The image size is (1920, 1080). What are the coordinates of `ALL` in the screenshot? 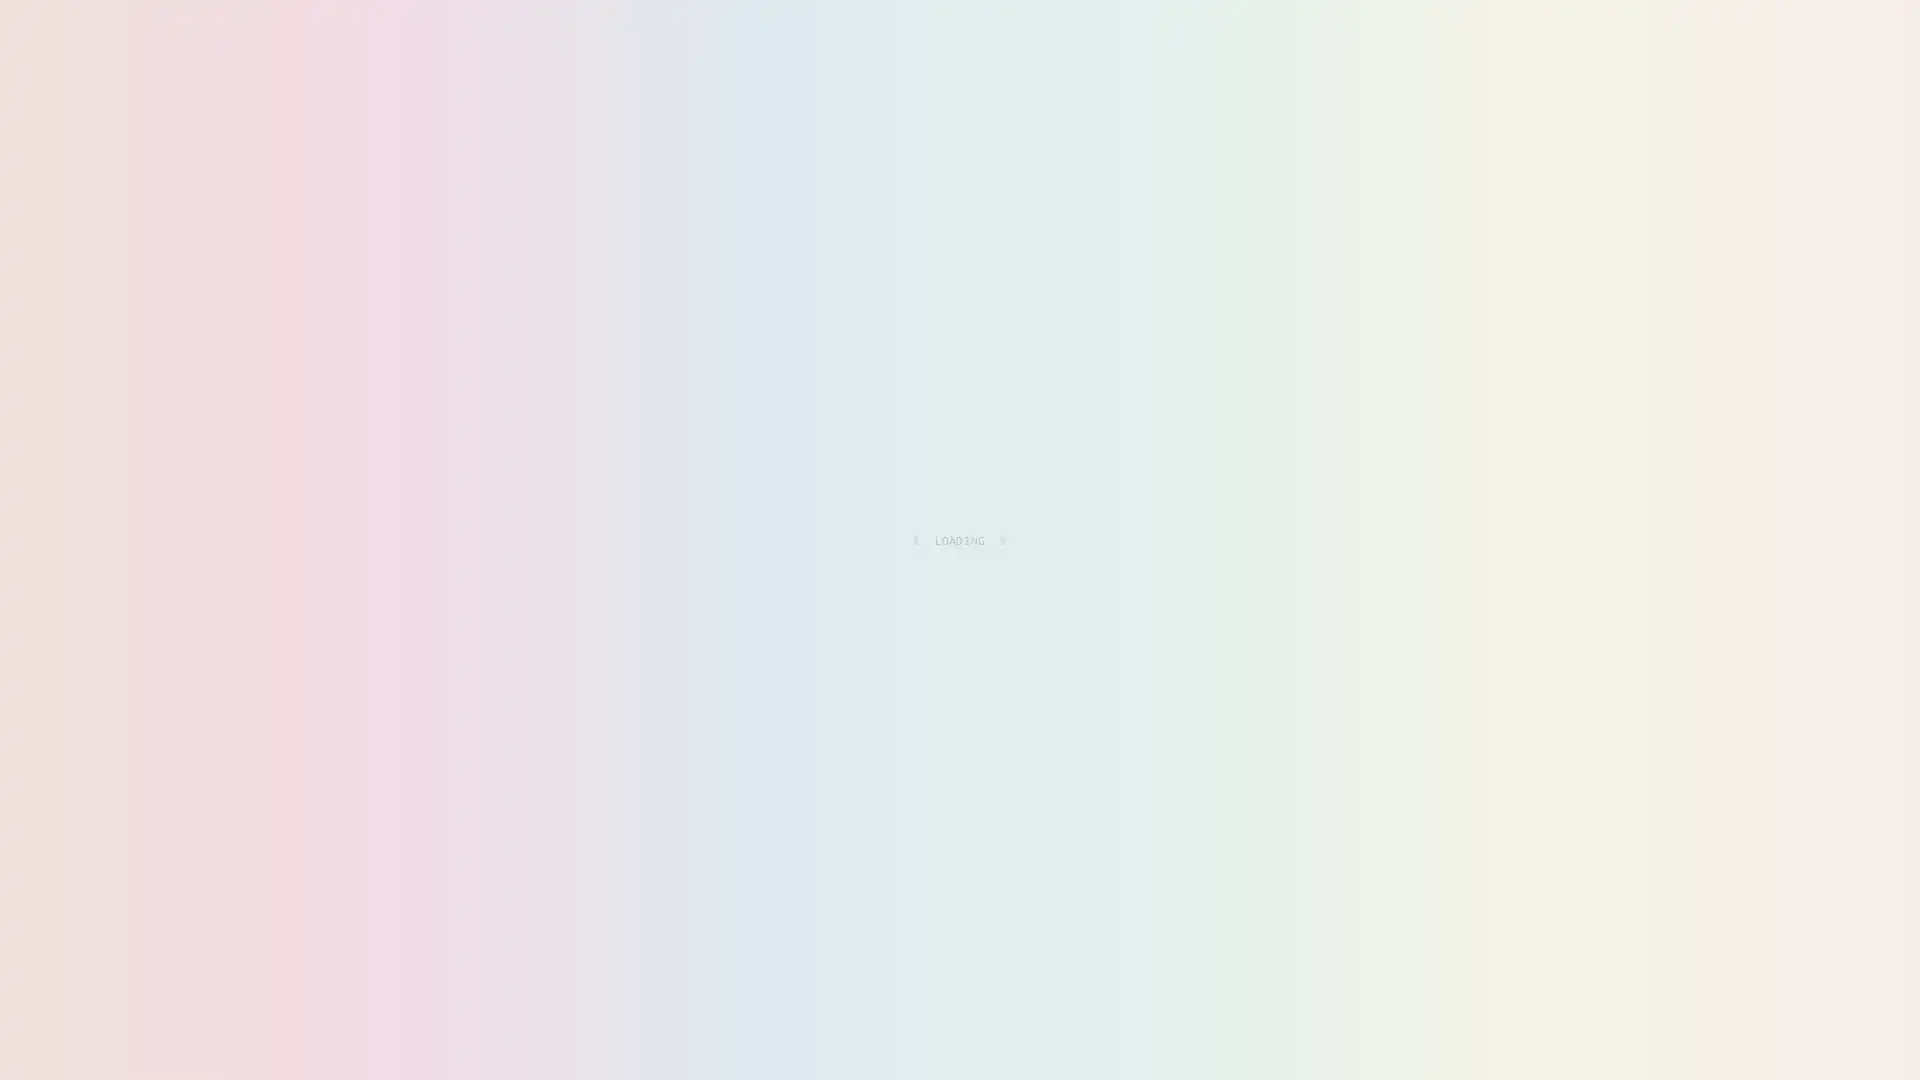 It's located at (236, 201).